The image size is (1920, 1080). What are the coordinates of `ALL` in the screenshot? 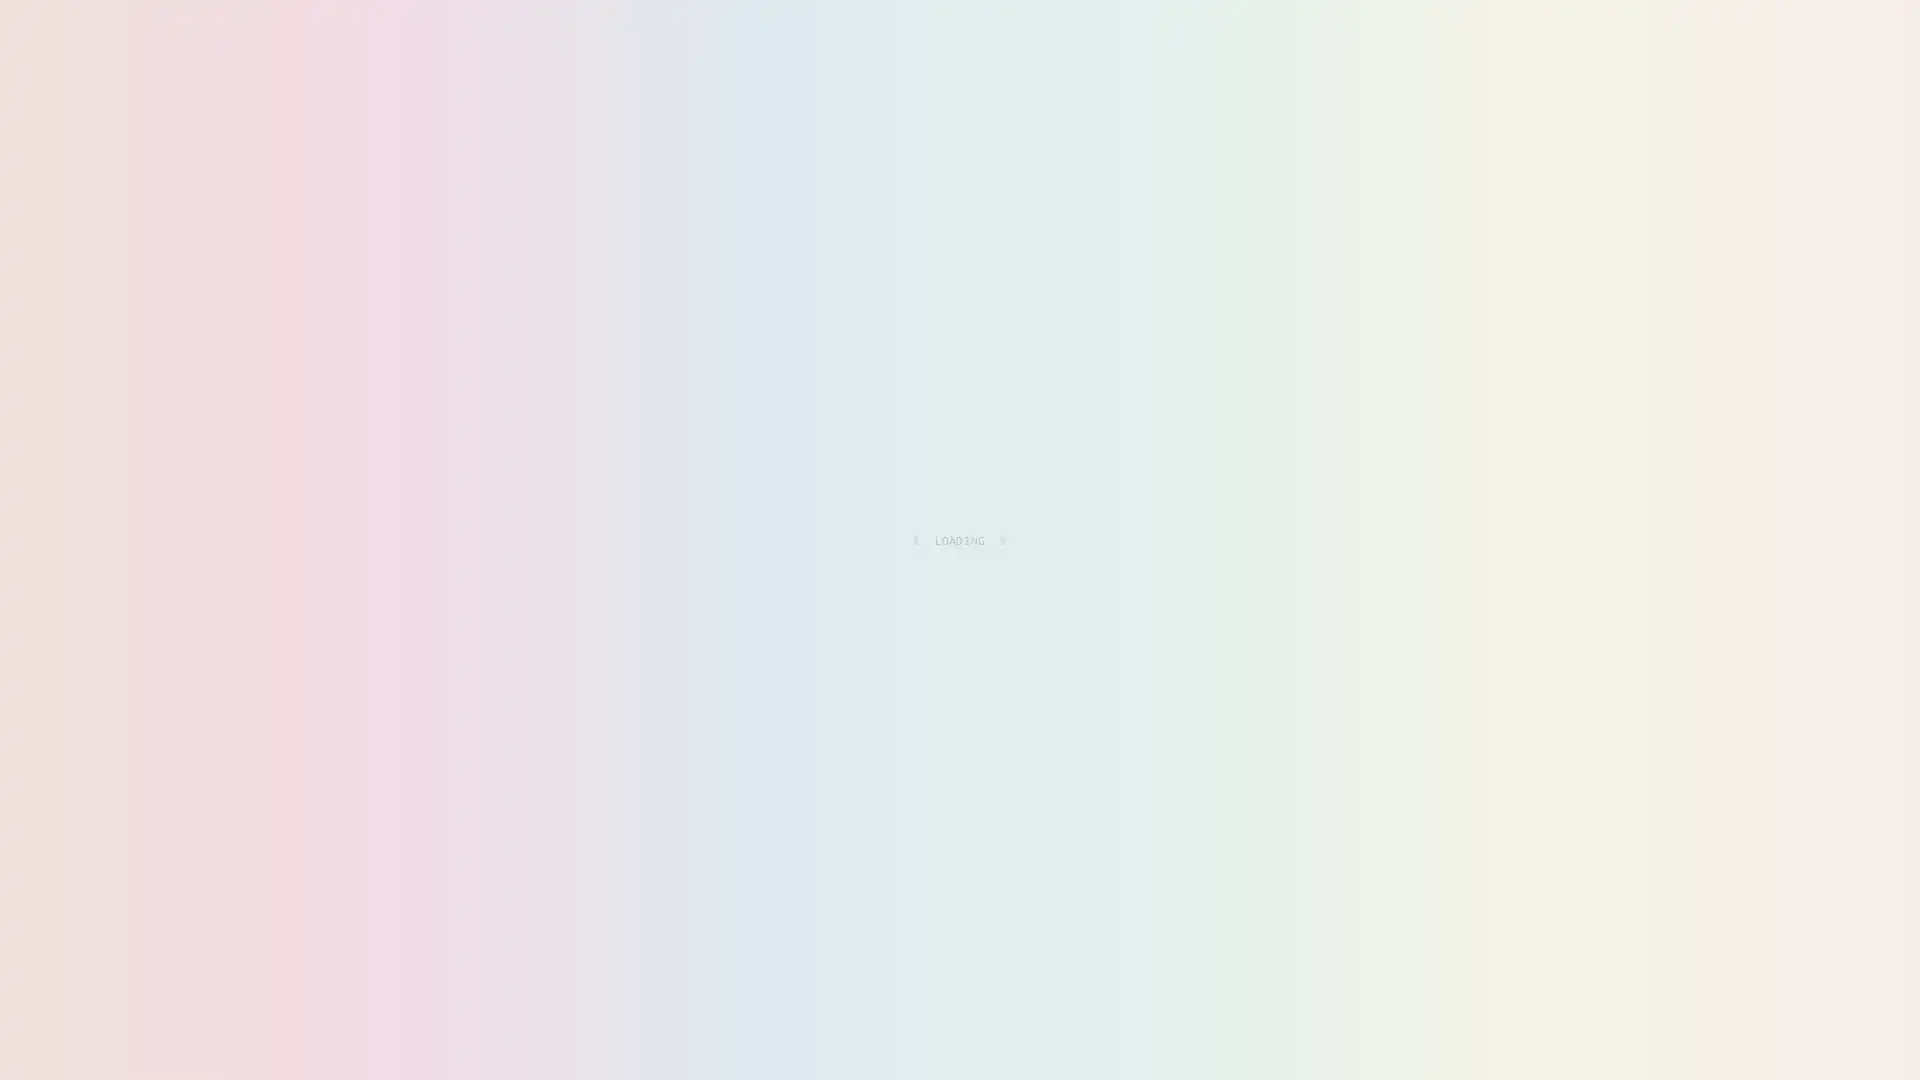 It's located at (236, 201).